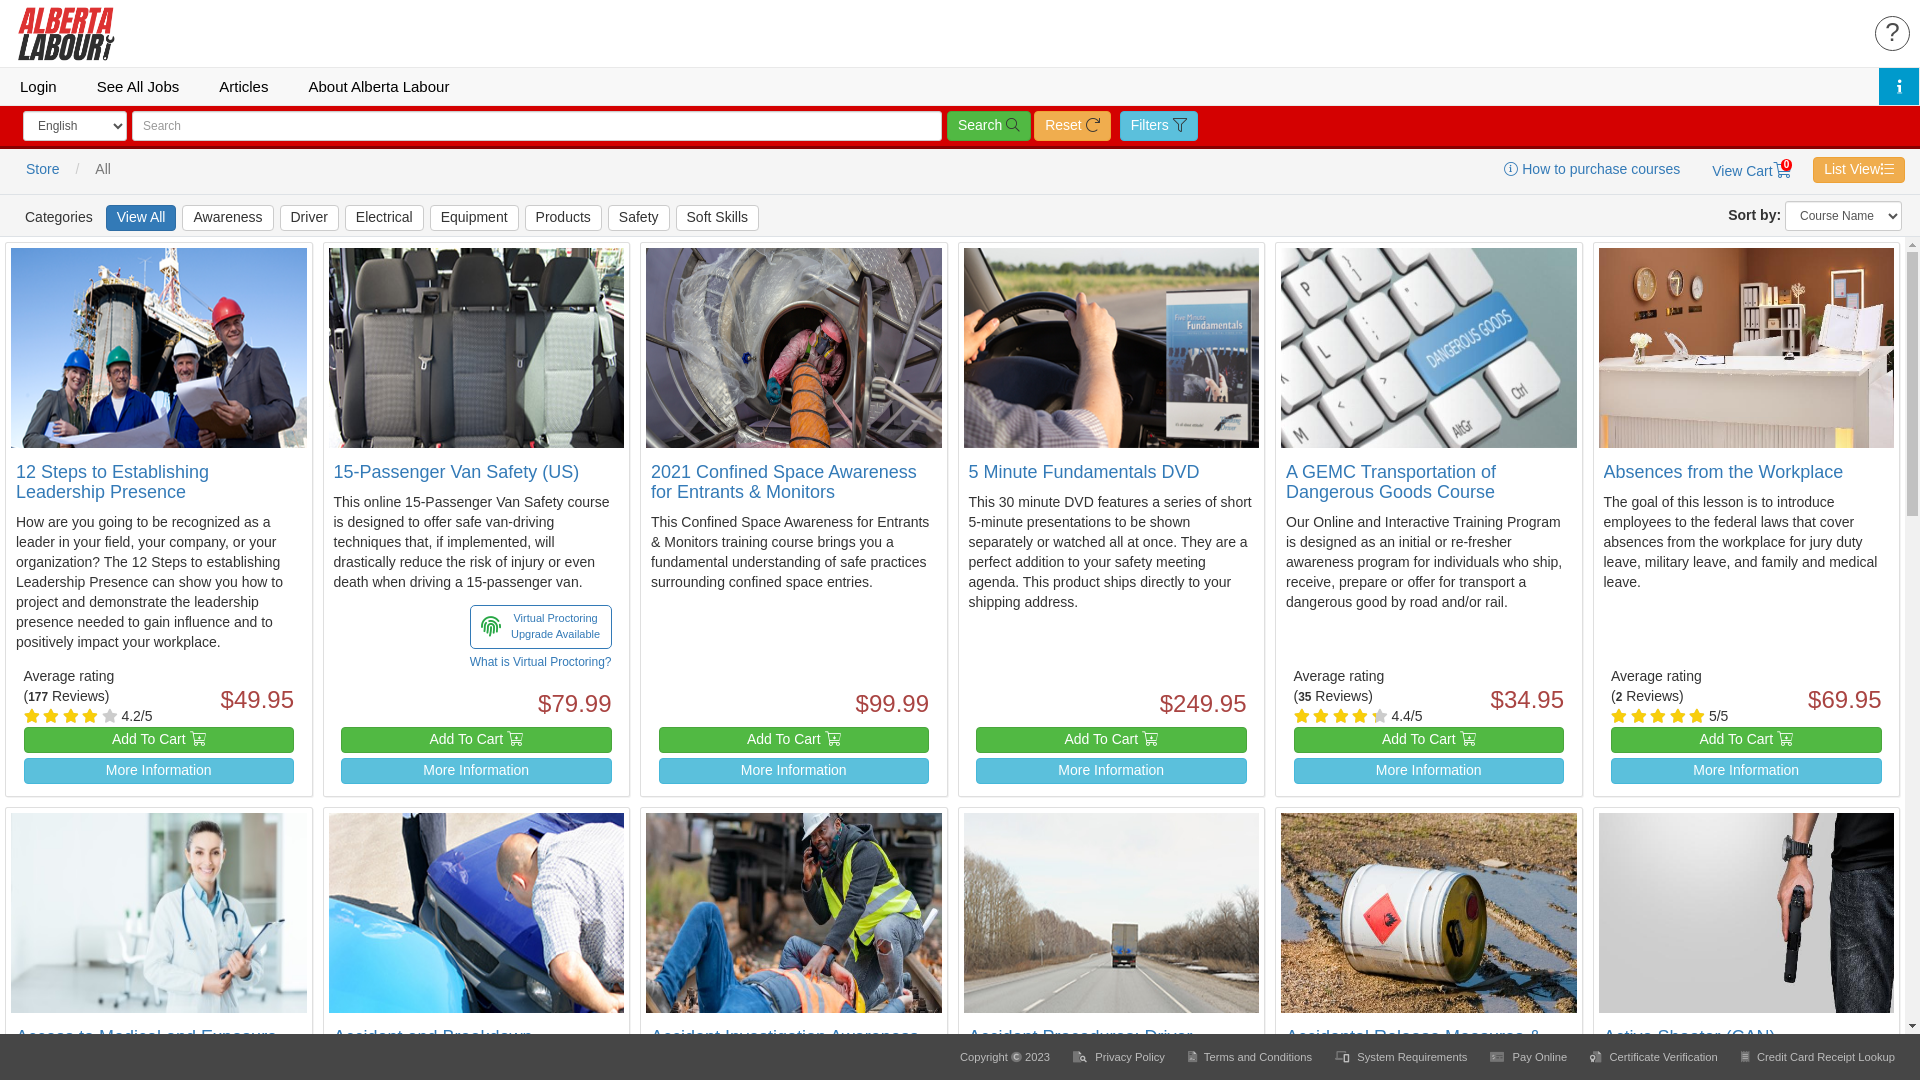  I want to click on 'Articles', so click(198, 85).